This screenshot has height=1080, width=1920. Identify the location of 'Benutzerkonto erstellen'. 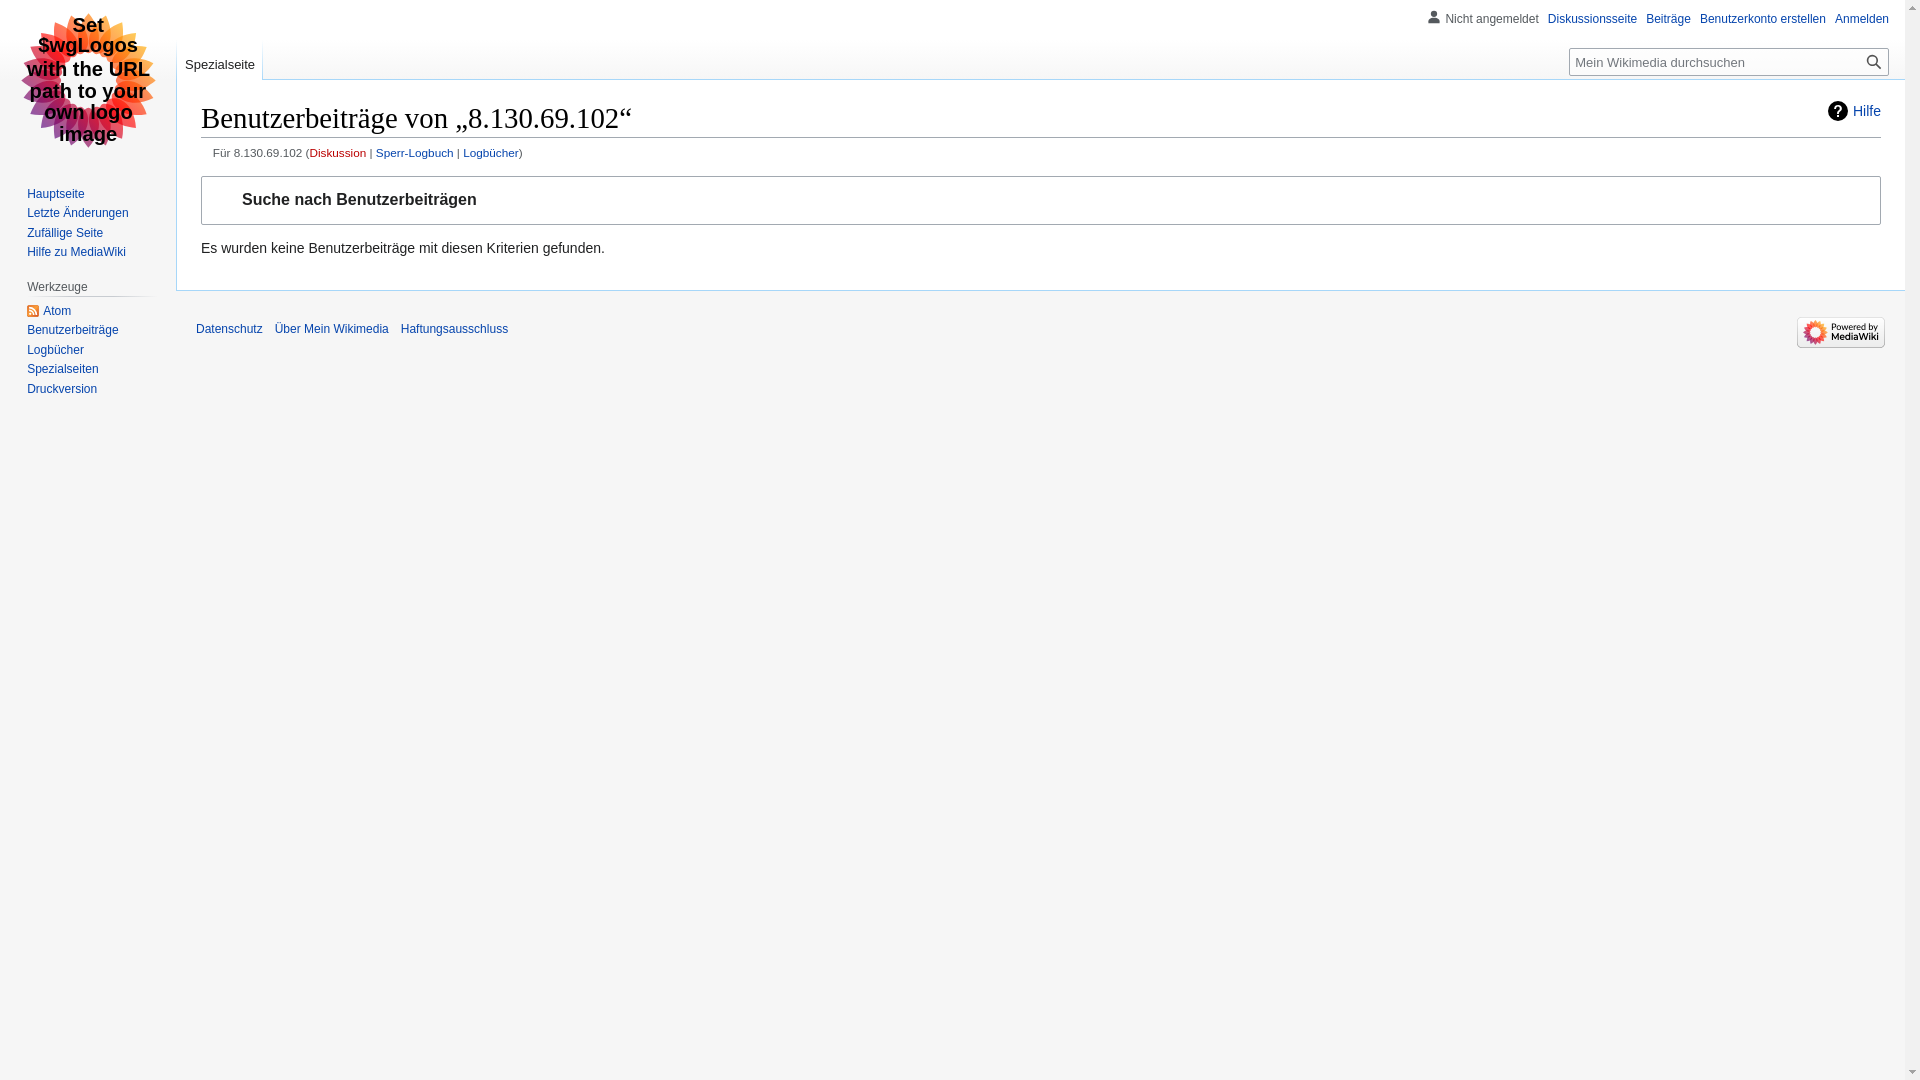
(1762, 19).